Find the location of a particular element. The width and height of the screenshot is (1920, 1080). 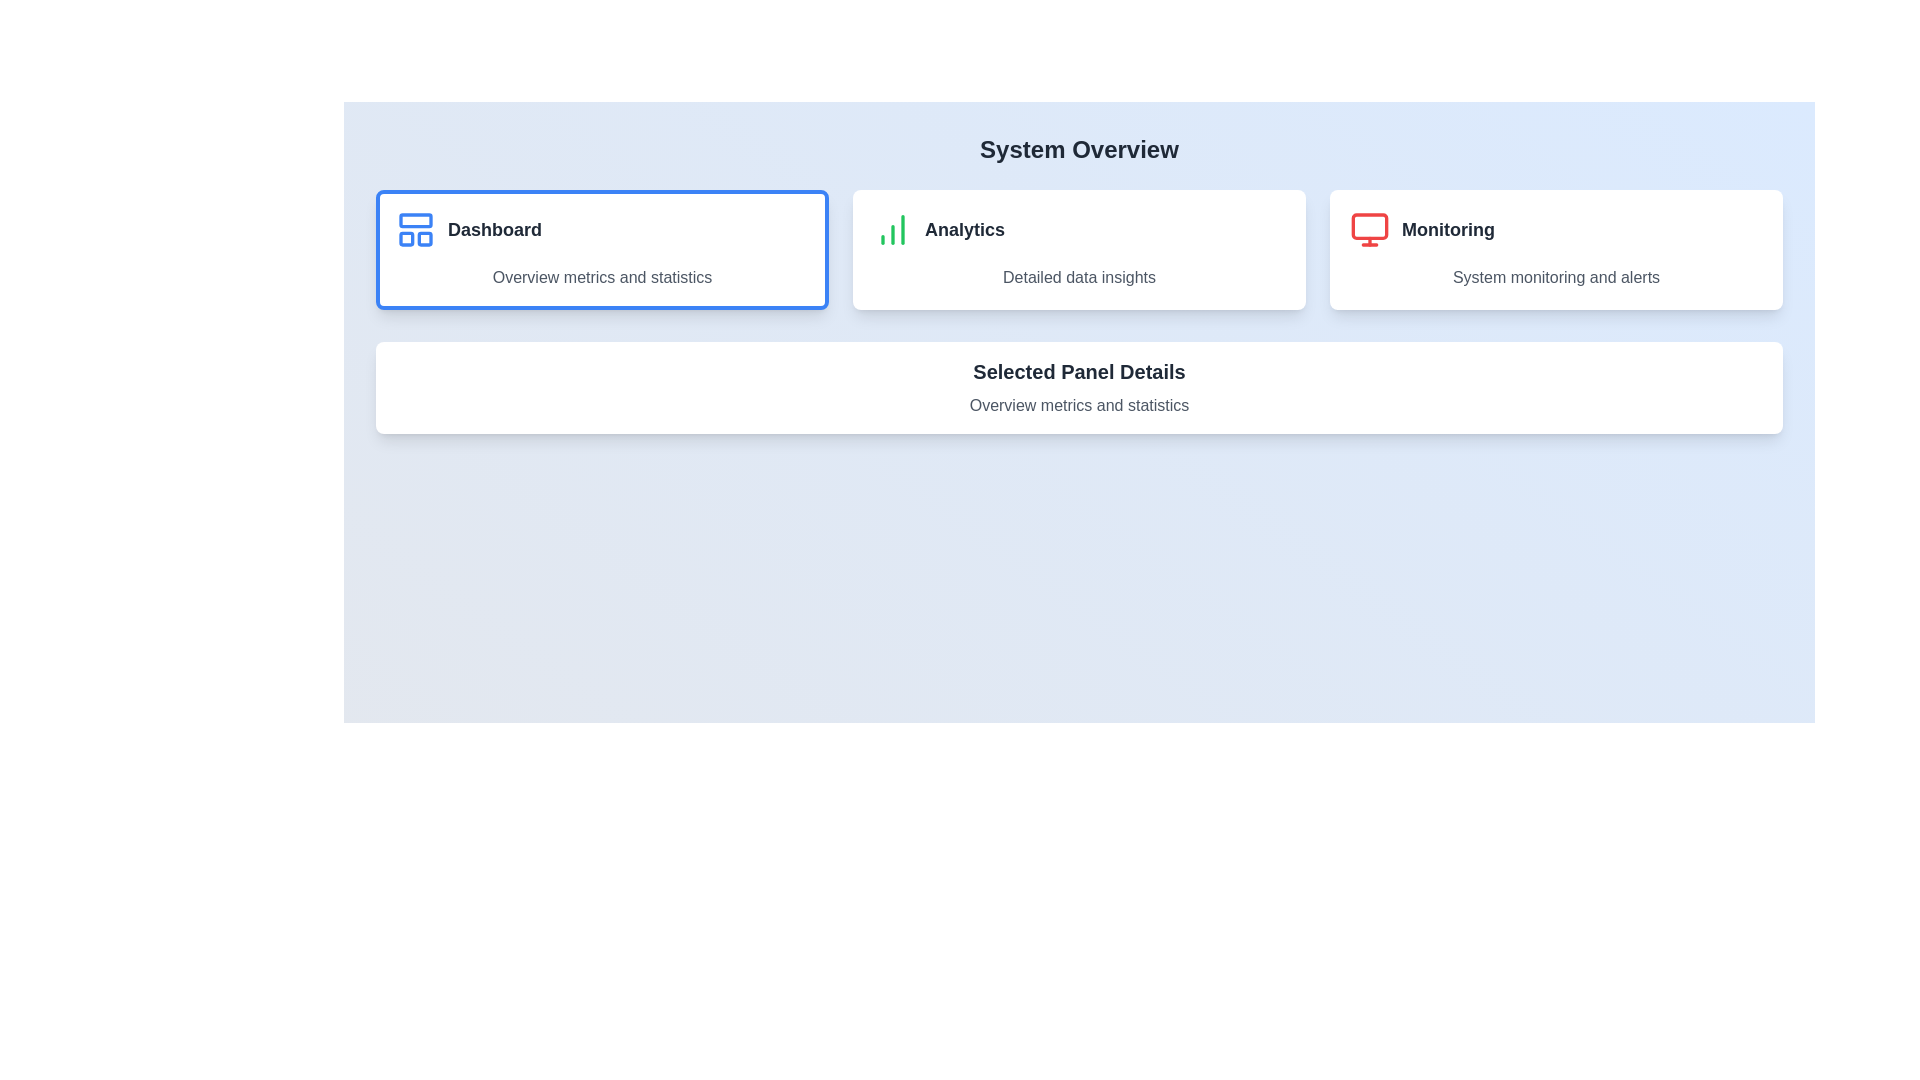

the 'Dashboard' icon, which is visually associated with the dashboard section and located before the text 'Dashboard' in the first item of the group is located at coordinates (415, 229).